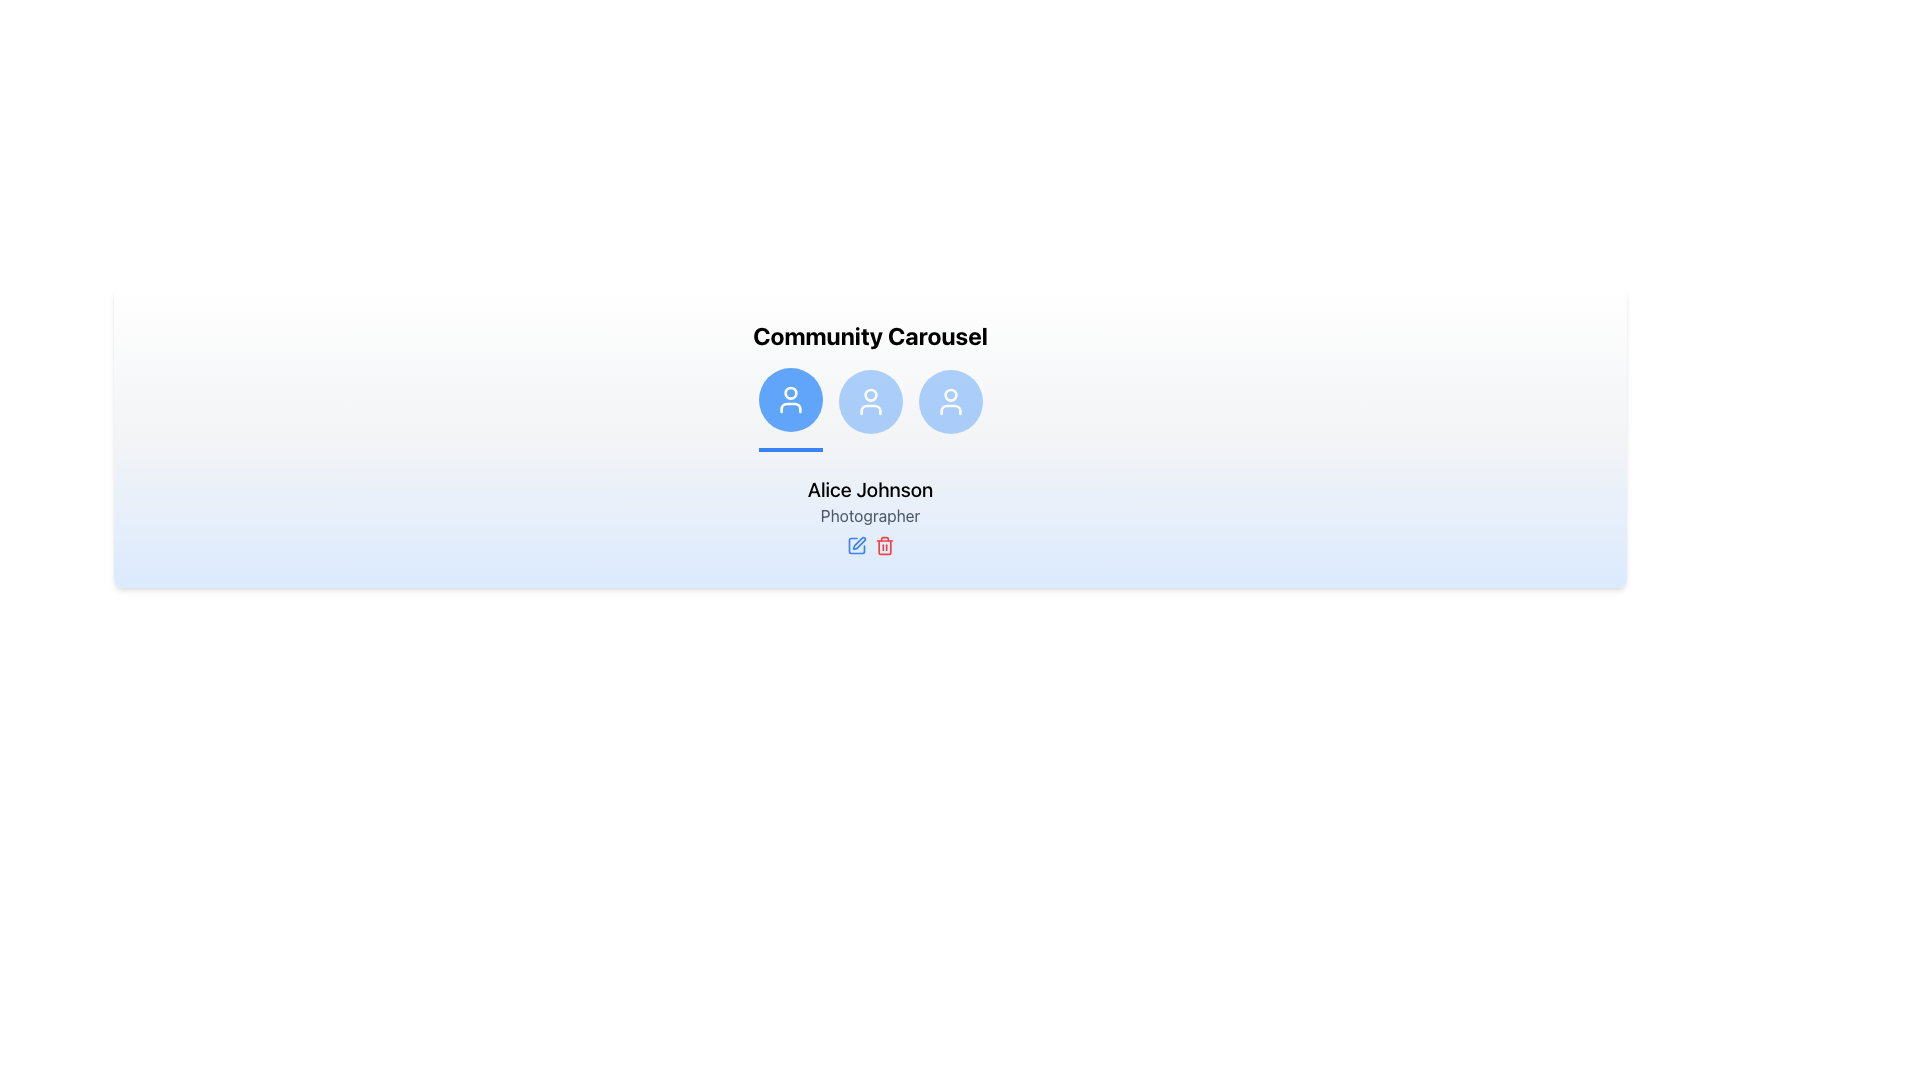  I want to click on the middle circular button located below the 'Community Carousel' title, so click(870, 401).